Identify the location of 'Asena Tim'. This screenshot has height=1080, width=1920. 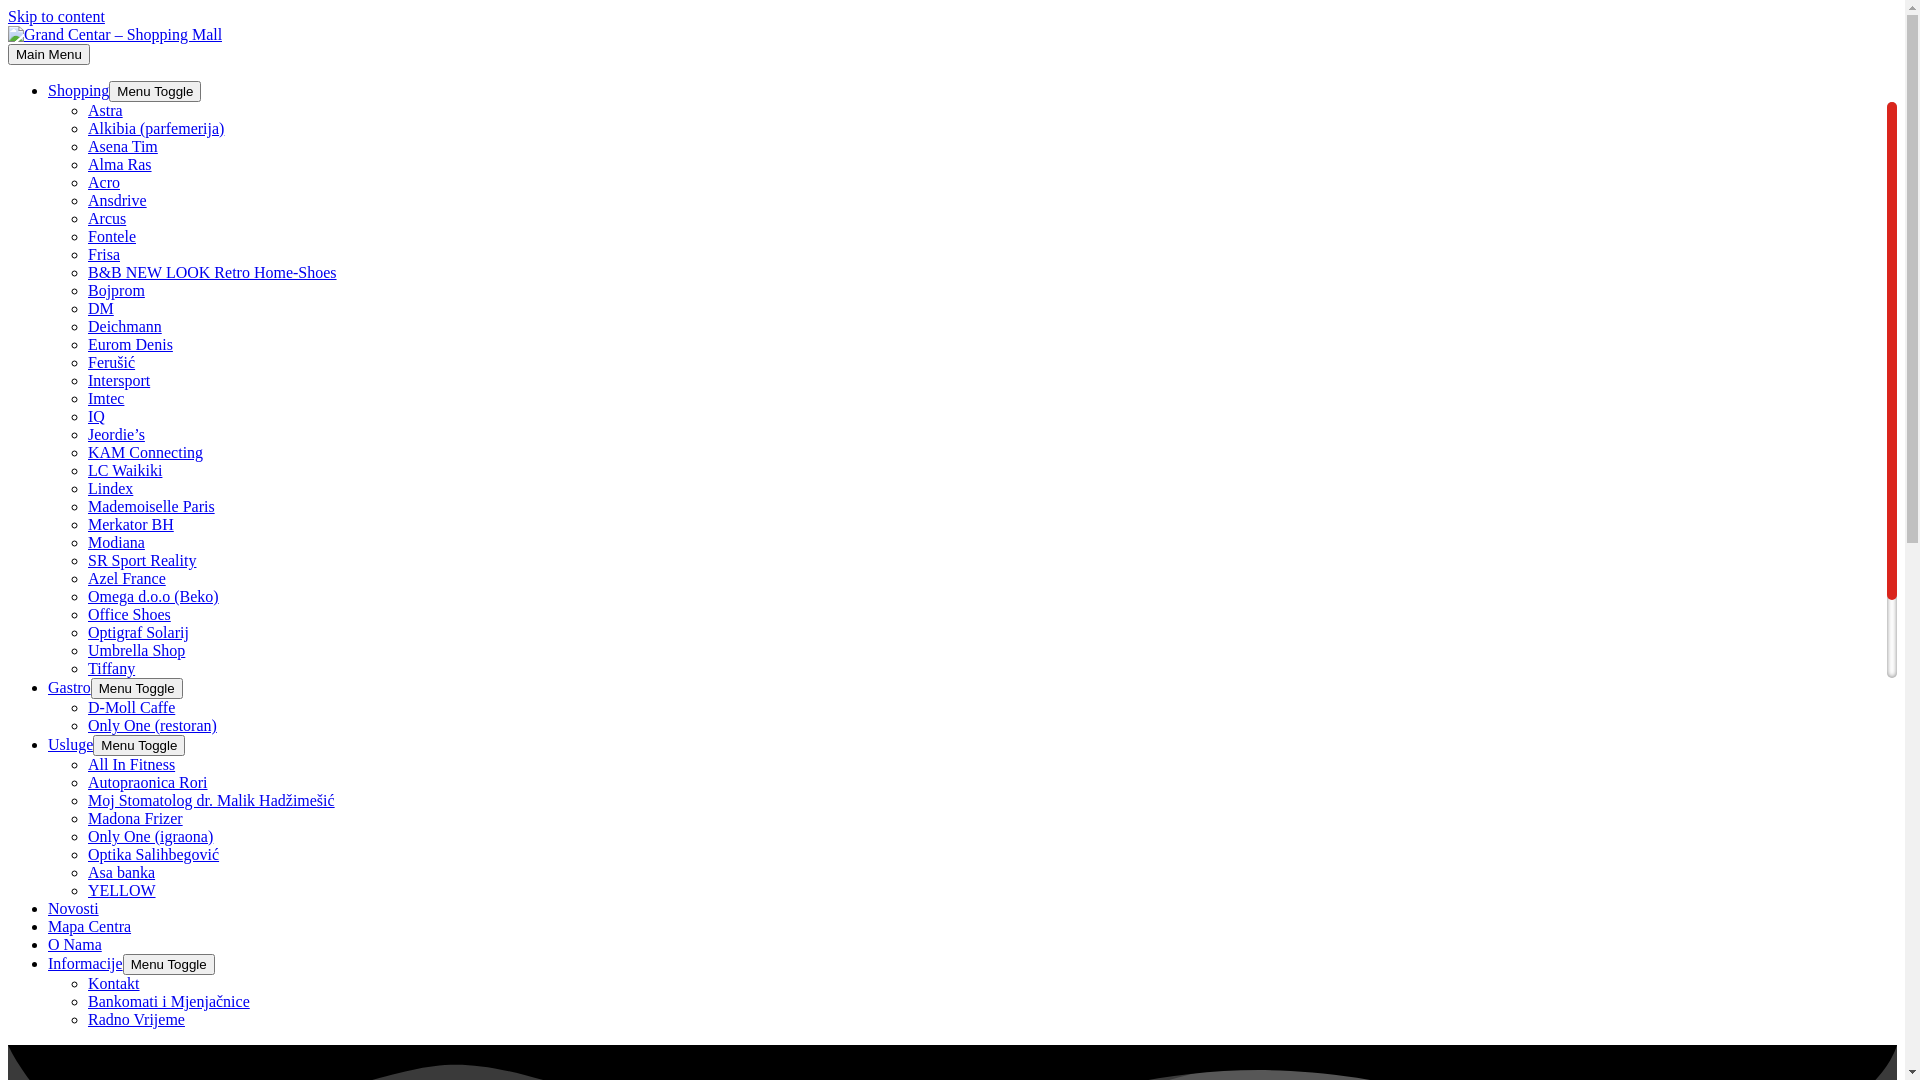
(122, 145).